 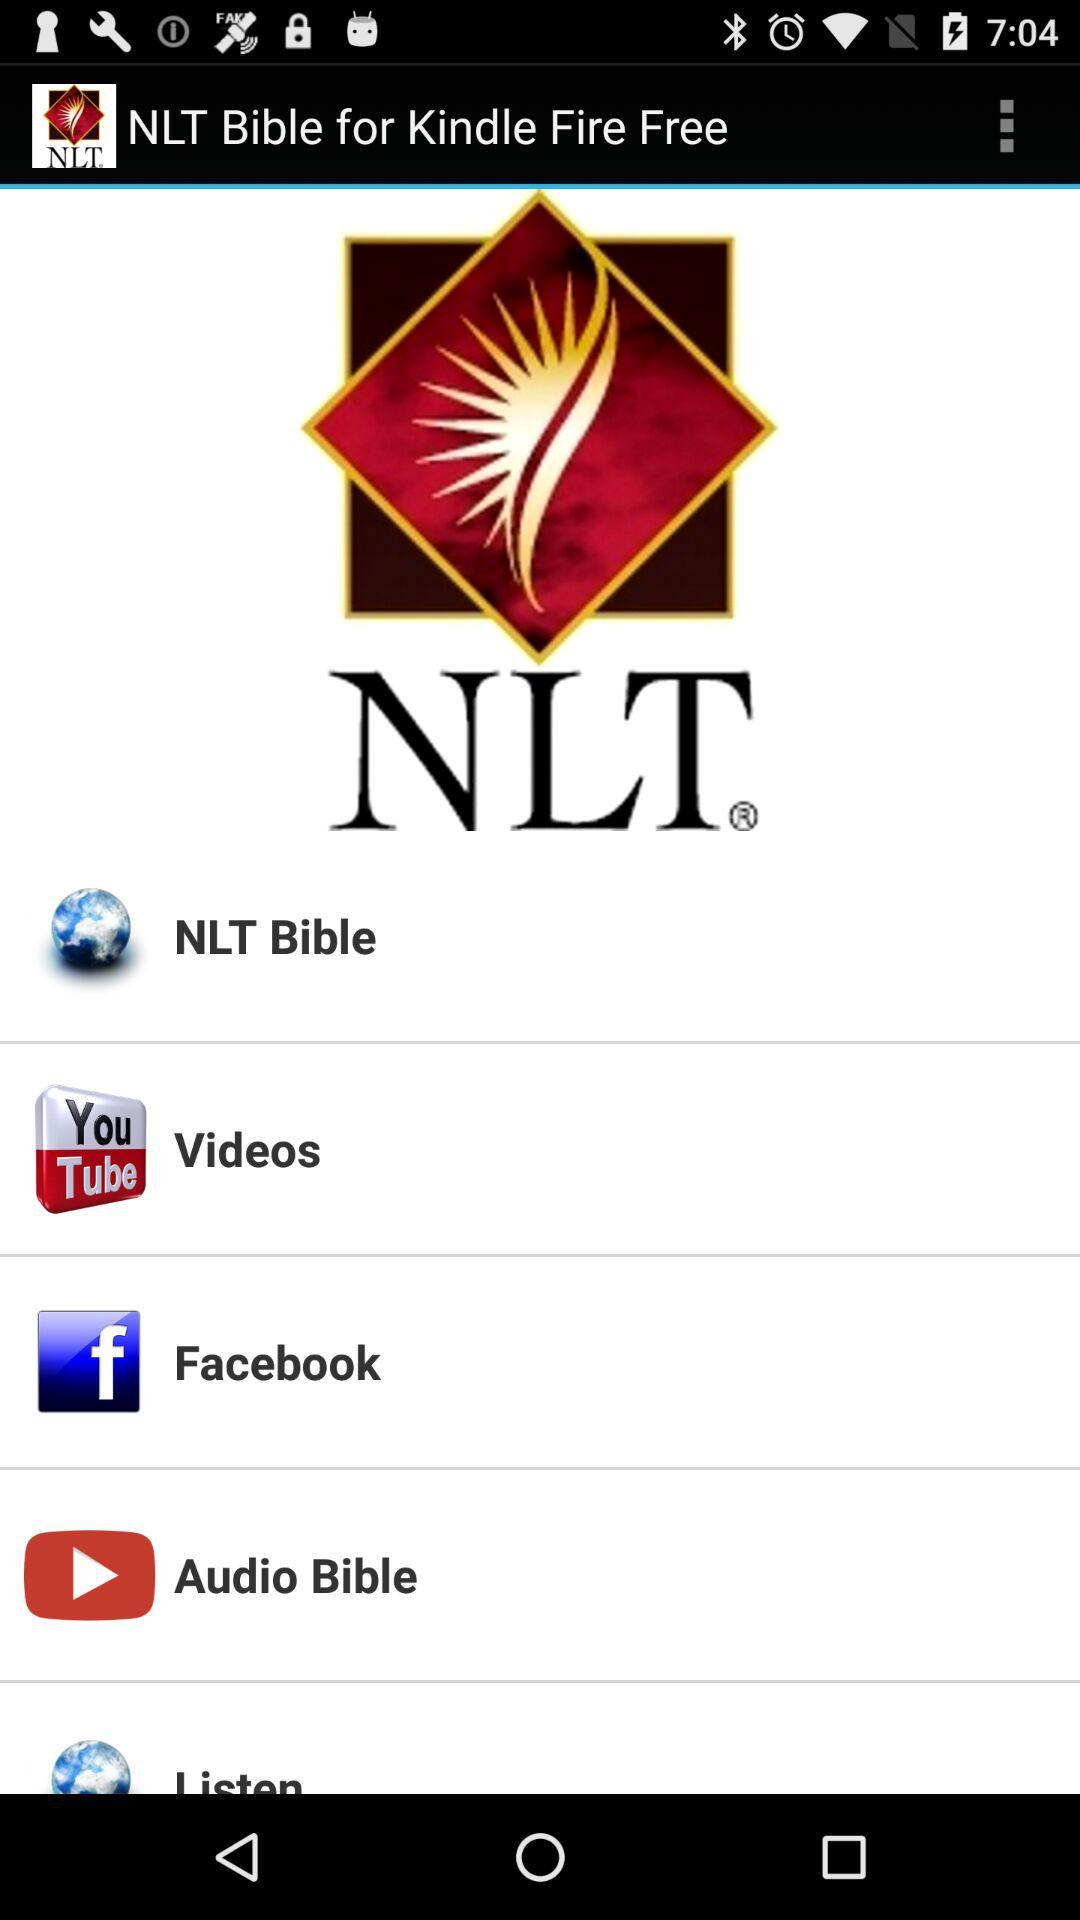 What do you see at coordinates (613, 1360) in the screenshot?
I see `facebook` at bounding box center [613, 1360].